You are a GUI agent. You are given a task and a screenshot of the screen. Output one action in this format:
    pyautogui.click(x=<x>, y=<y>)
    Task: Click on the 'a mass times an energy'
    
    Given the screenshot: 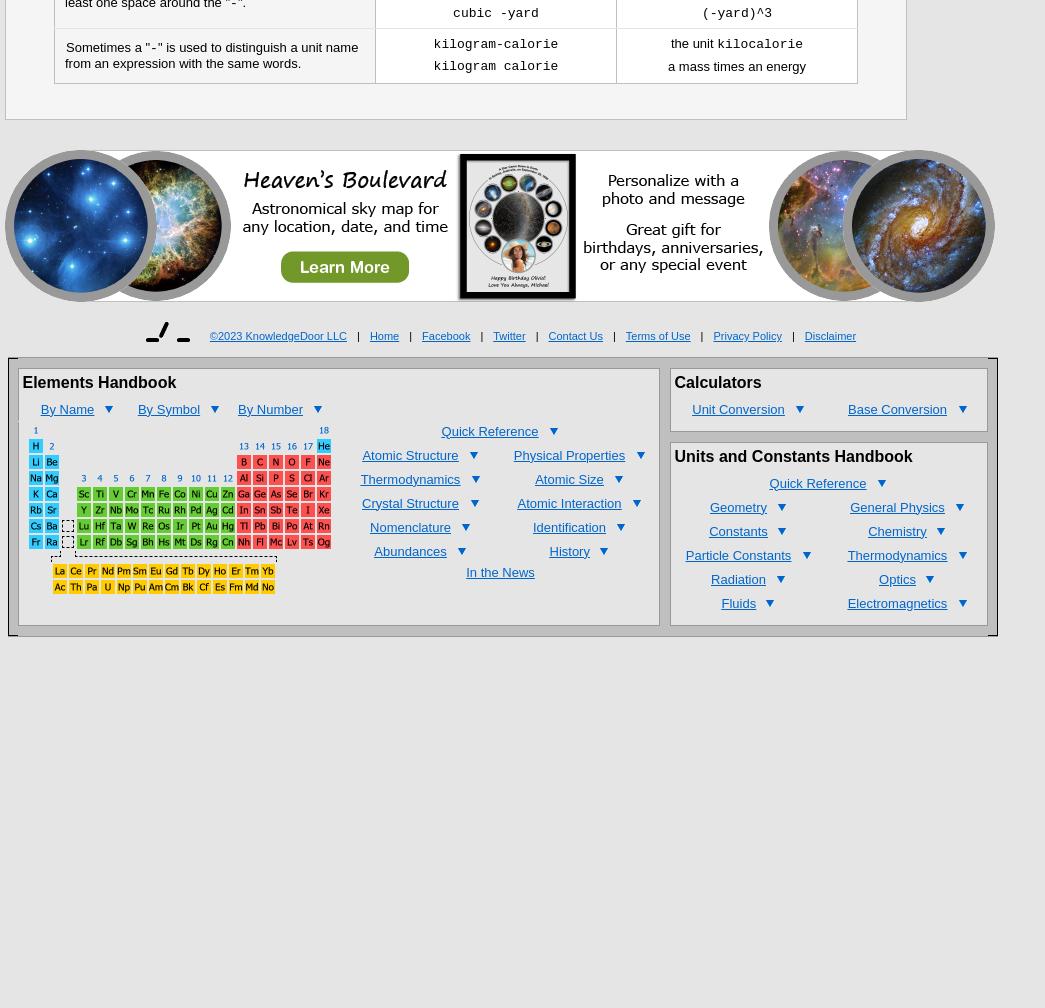 What is the action you would take?
    pyautogui.click(x=735, y=65)
    